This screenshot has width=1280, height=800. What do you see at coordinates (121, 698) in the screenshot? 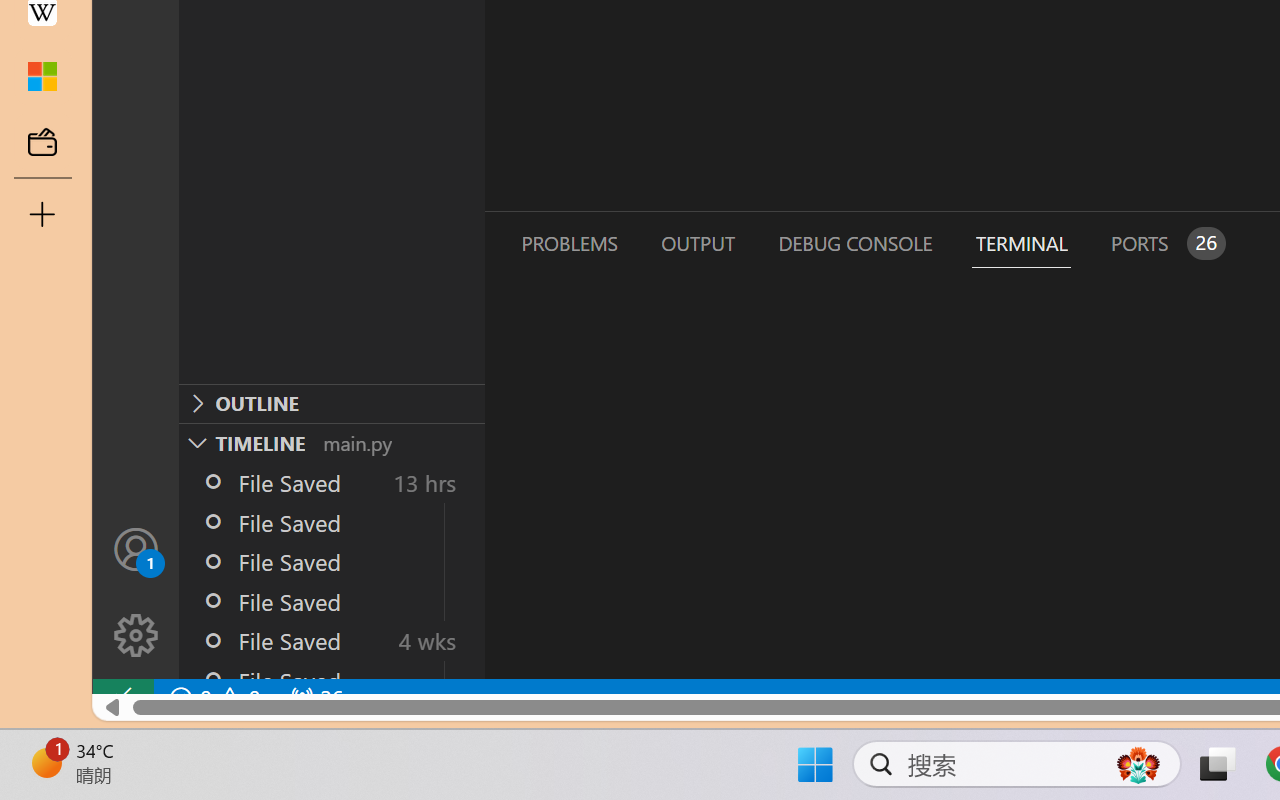
I see `'remote'` at bounding box center [121, 698].